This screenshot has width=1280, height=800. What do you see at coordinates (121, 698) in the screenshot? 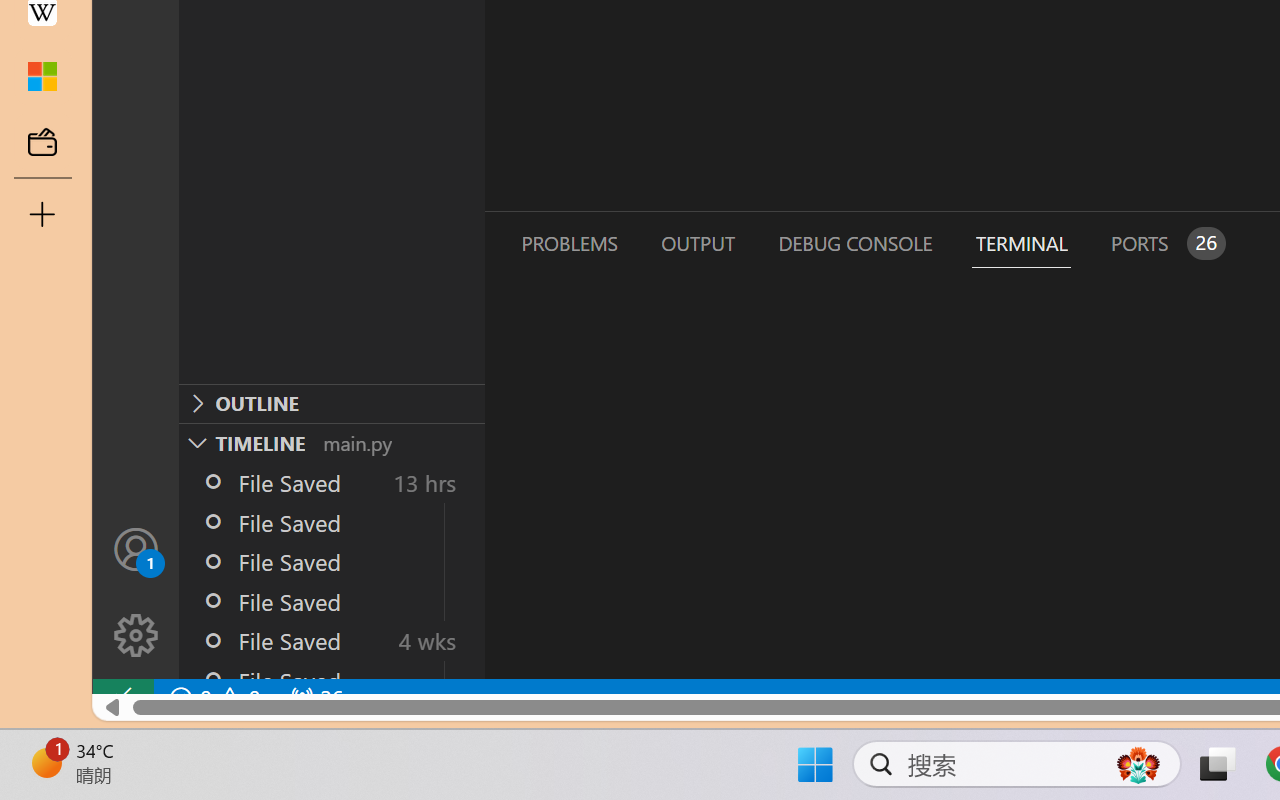
I see `'remote'` at bounding box center [121, 698].